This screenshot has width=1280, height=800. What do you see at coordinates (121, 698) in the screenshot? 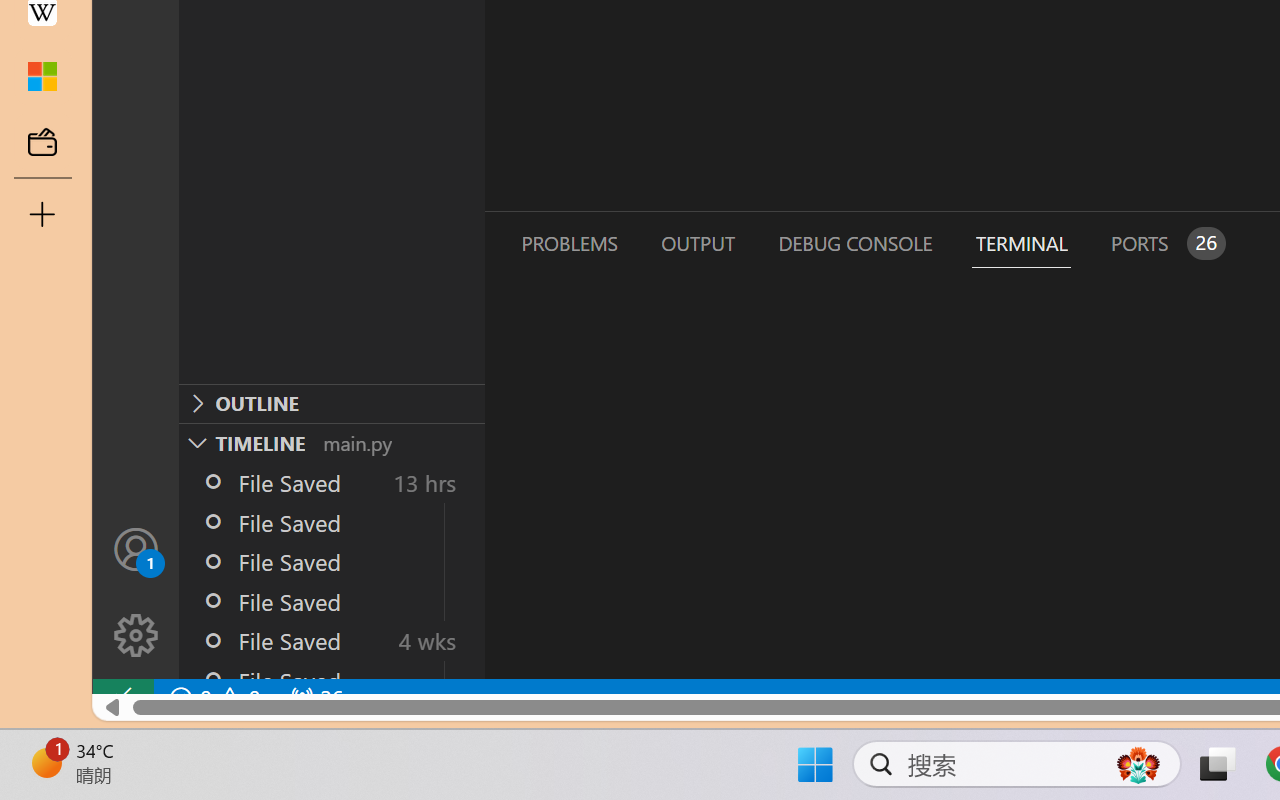
I see `'remote'` at bounding box center [121, 698].